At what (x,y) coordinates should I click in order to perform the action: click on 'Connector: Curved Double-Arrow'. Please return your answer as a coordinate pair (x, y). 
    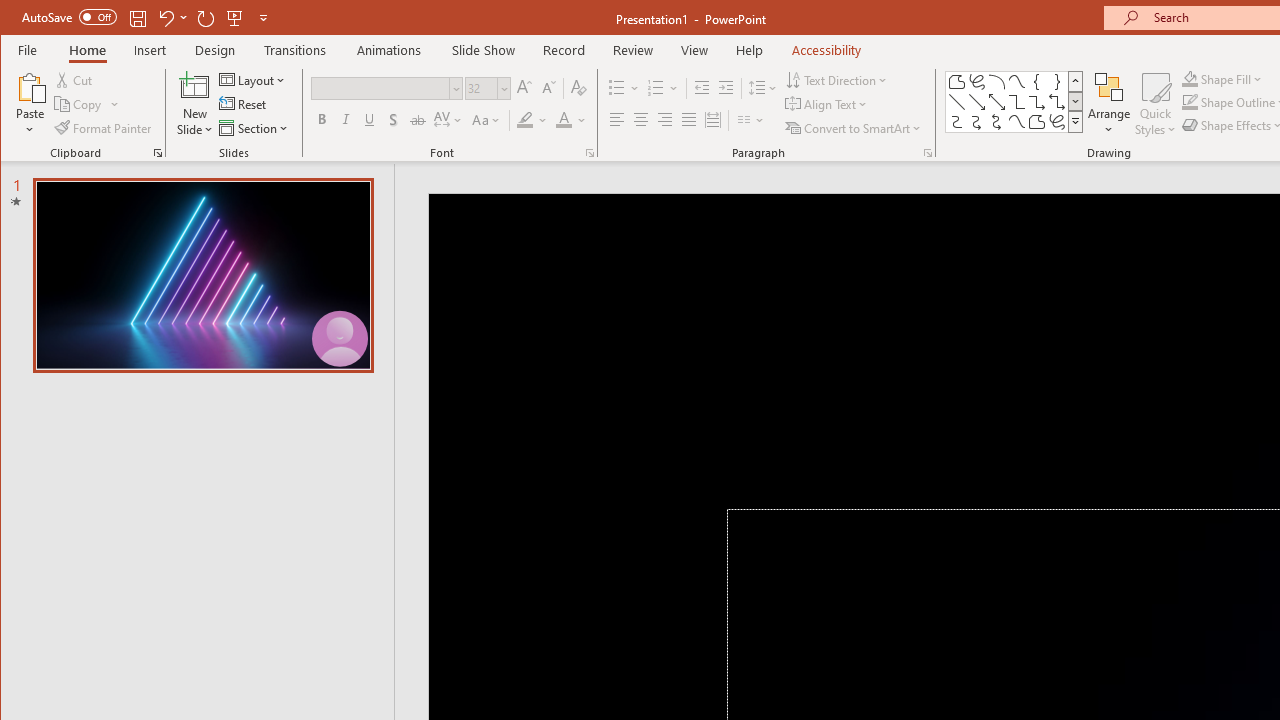
    Looking at the image, I should click on (997, 122).